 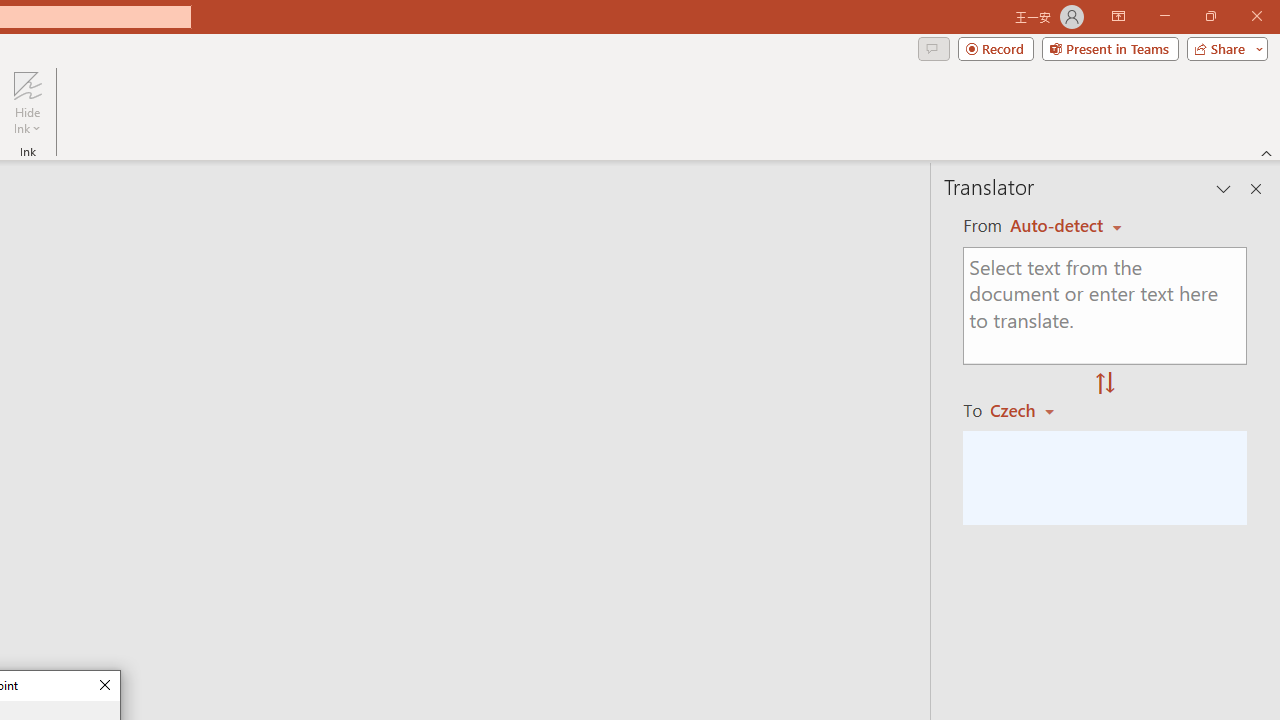 I want to click on 'Auto-detect', so click(x=1065, y=225).